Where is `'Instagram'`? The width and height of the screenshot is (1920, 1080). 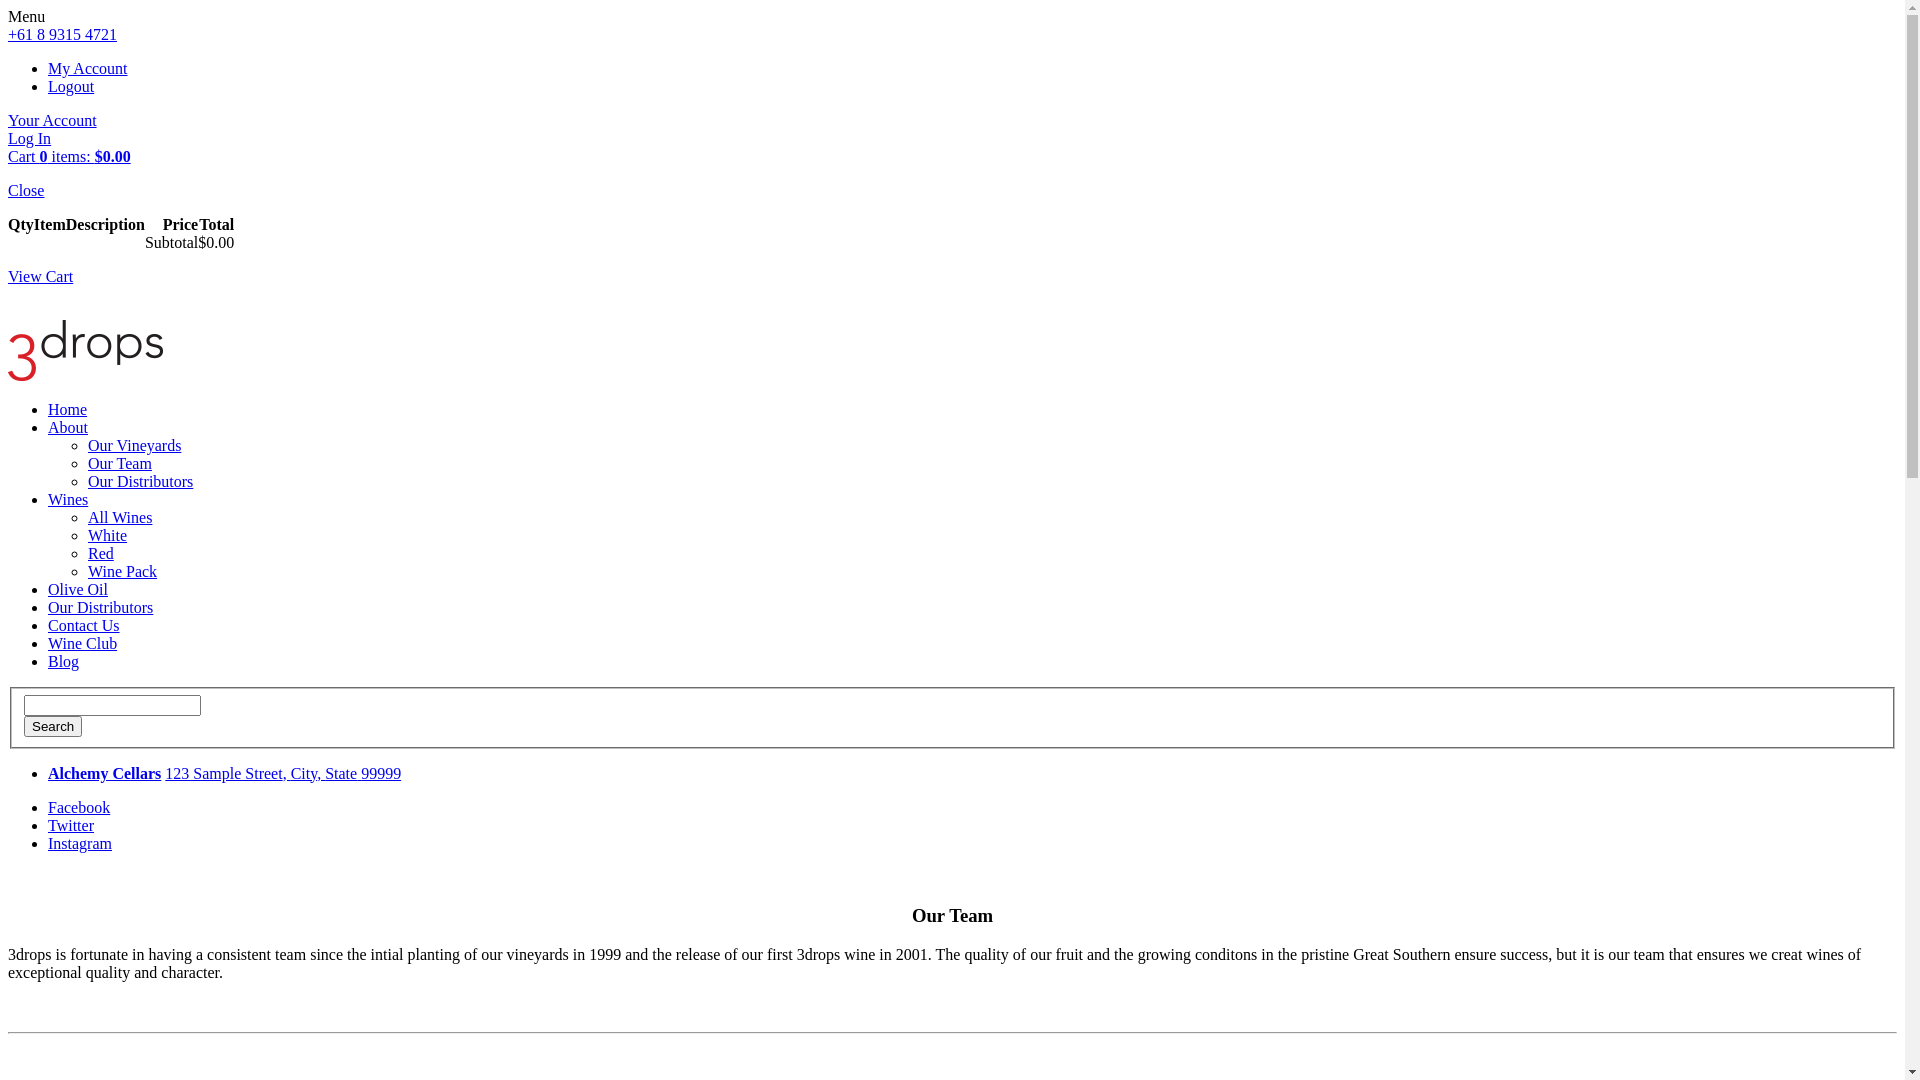 'Instagram' is located at coordinates (80, 843).